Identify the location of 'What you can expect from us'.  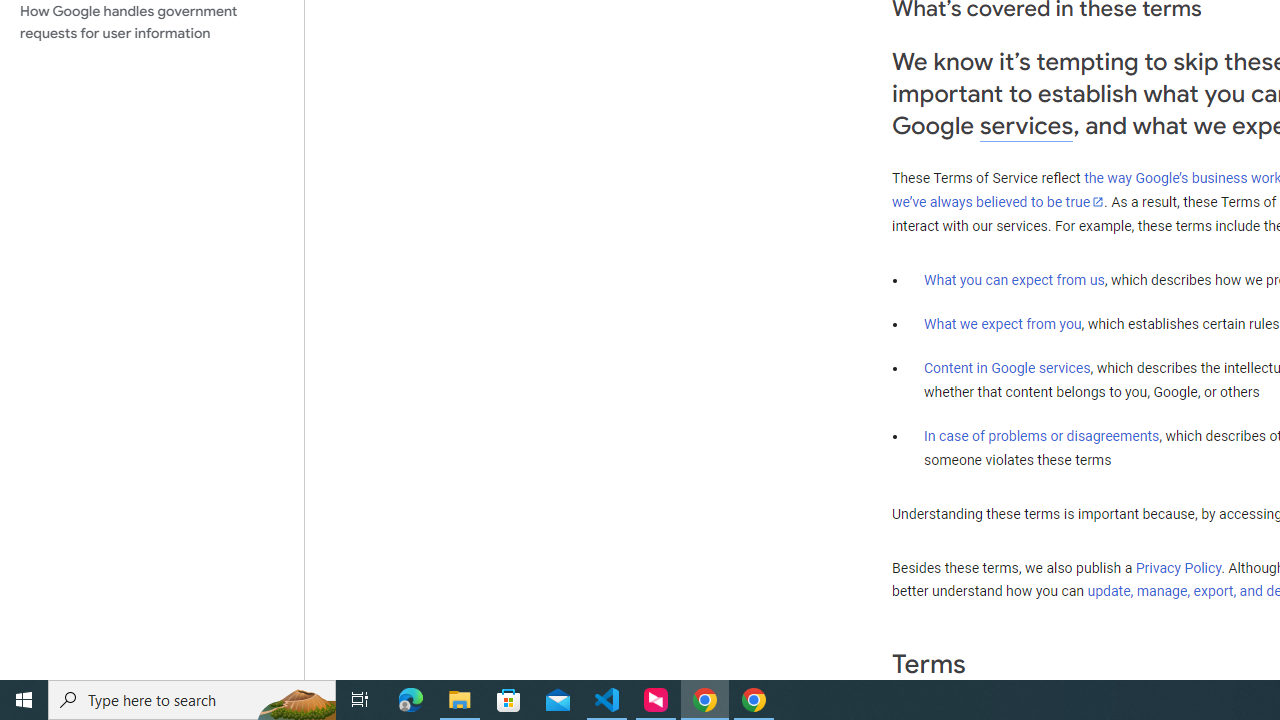
(1014, 279).